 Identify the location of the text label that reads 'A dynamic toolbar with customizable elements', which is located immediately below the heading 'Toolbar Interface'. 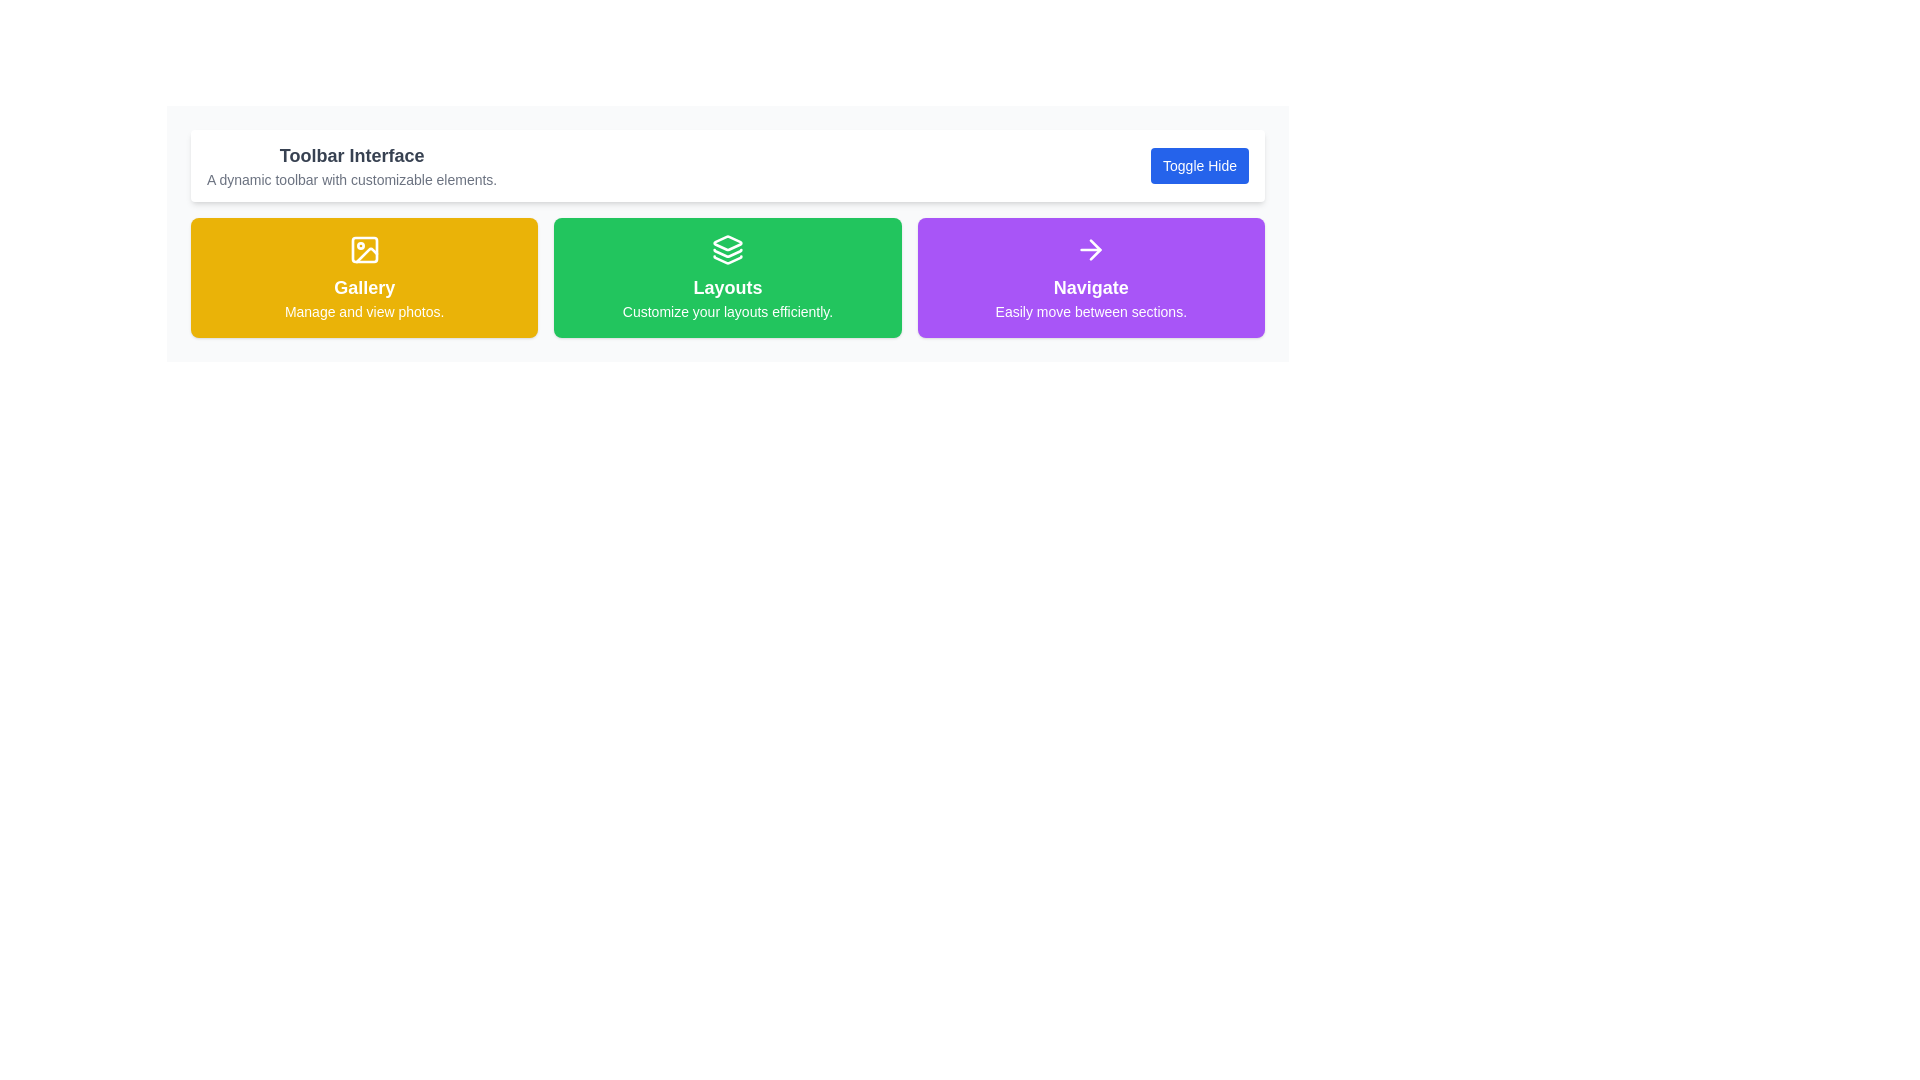
(352, 180).